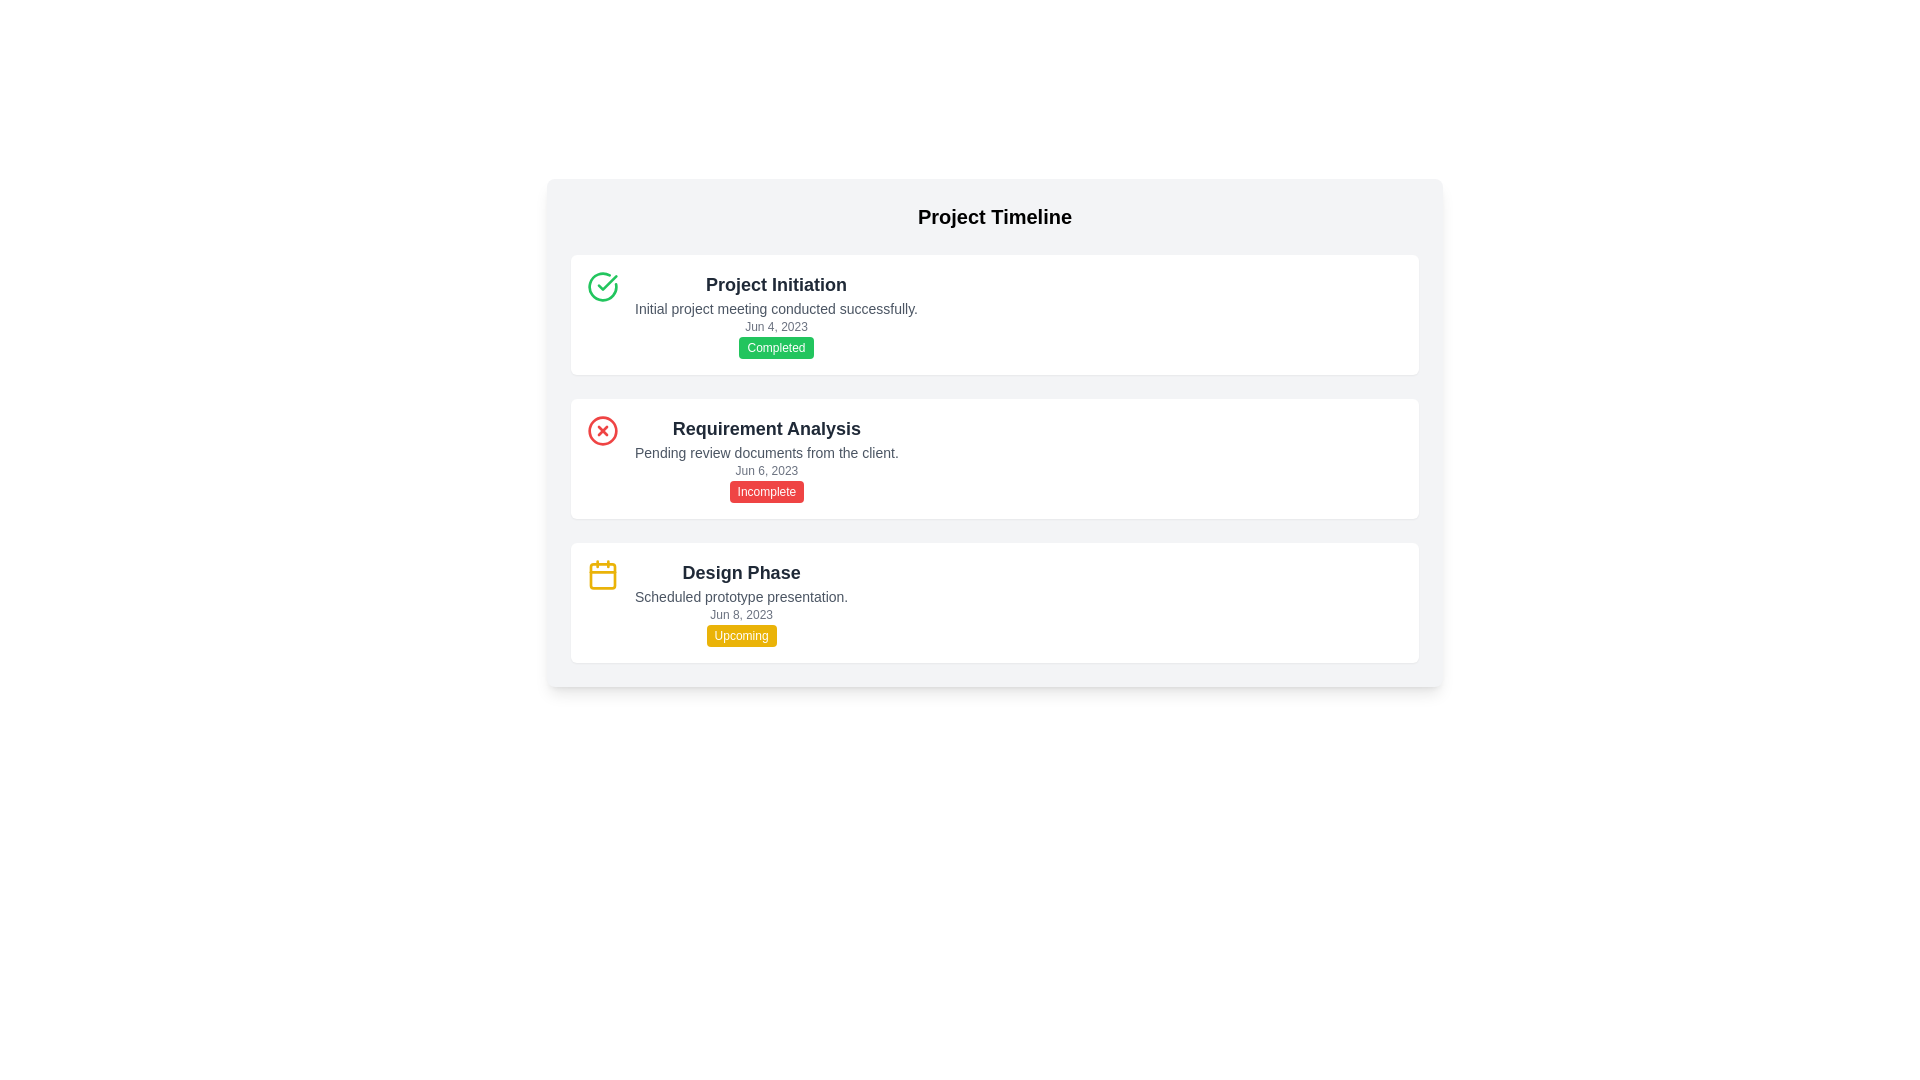  What do you see at coordinates (602, 574) in the screenshot?
I see `the calendar icon representing date or schedule information in the 'Design Phase' section` at bounding box center [602, 574].